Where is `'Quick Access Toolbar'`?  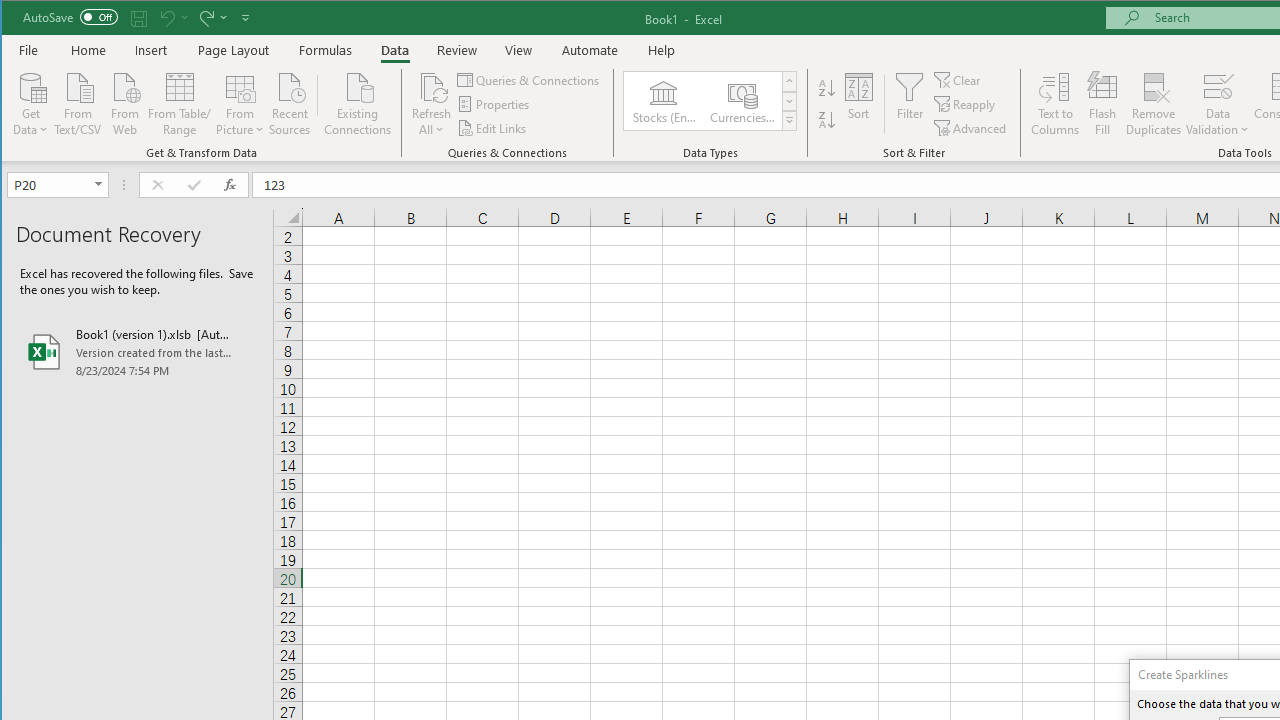 'Quick Access Toolbar' is located at coordinates (137, 18).